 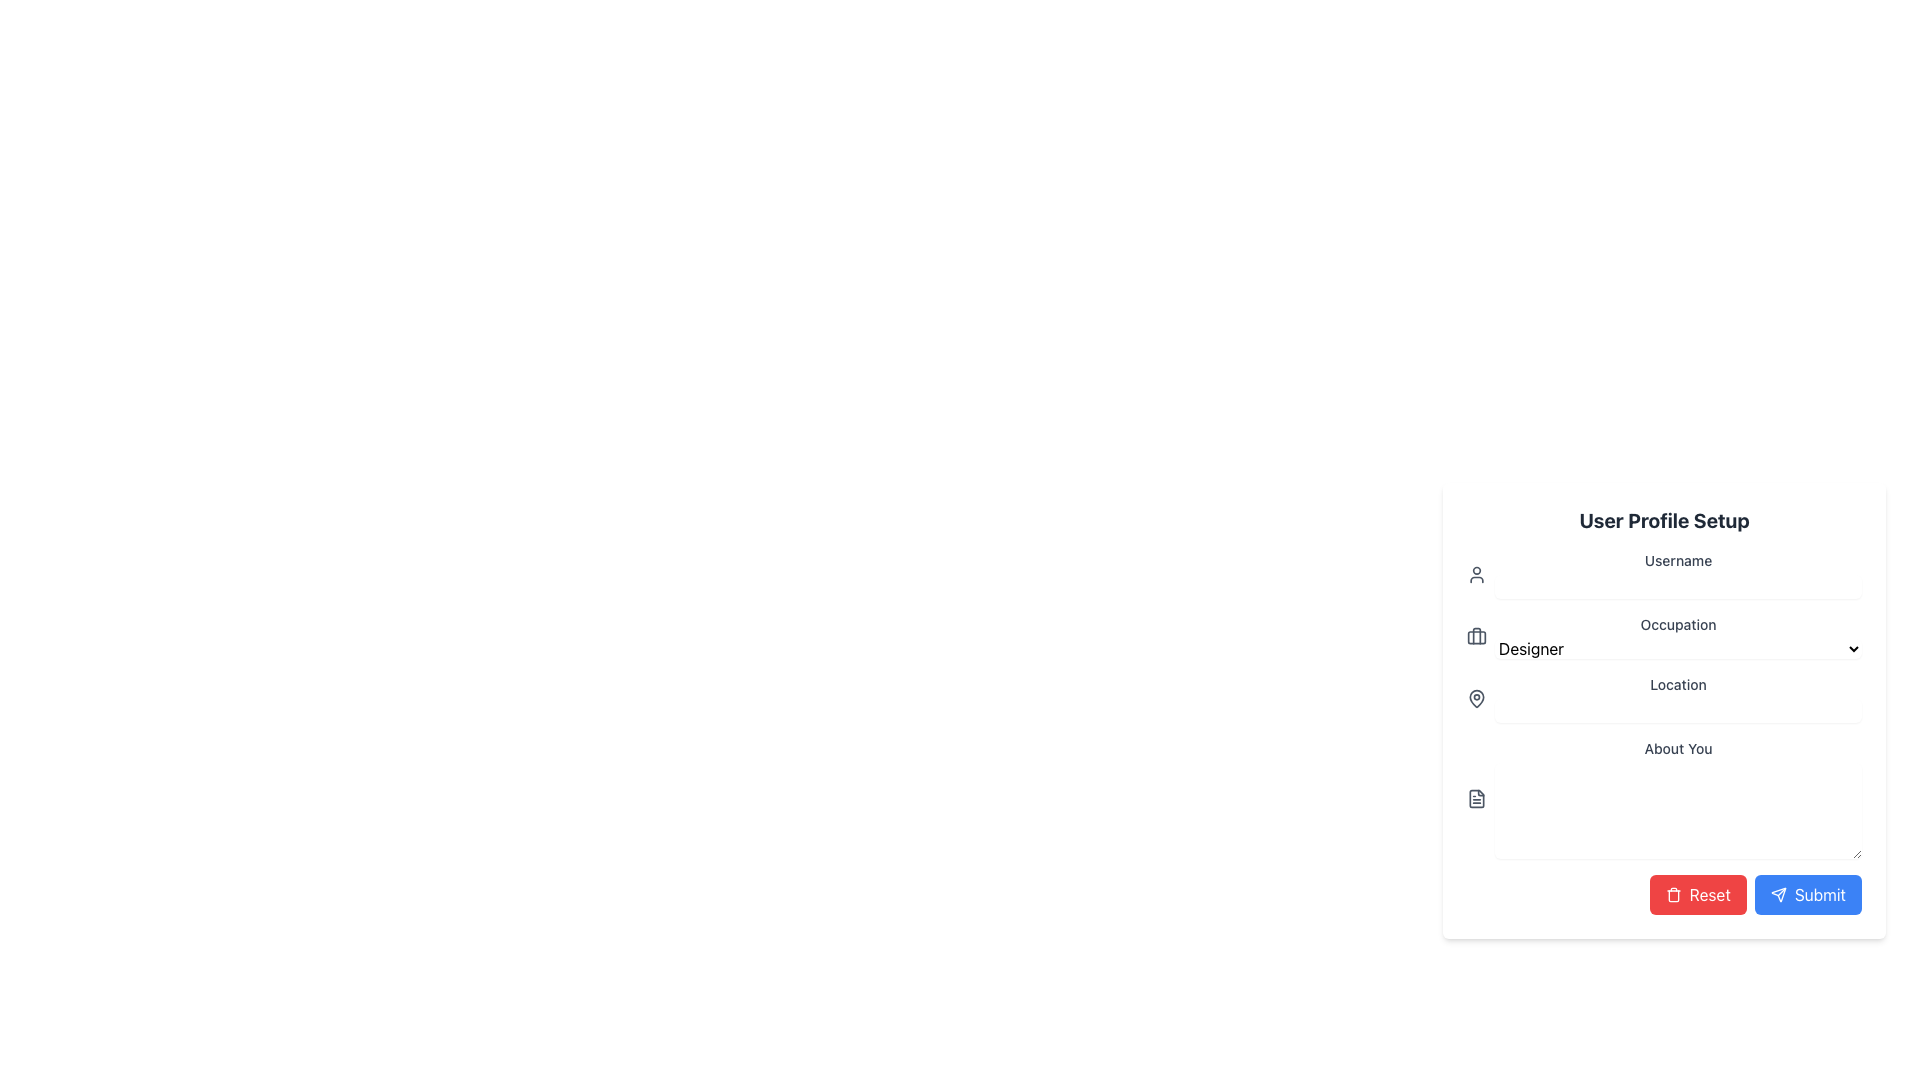 What do you see at coordinates (1477, 574) in the screenshot?
I see `the user profile icon located to the left of the 'Username' text field in the 'User Profile Setup' section` at bounding box center [1477, 574].